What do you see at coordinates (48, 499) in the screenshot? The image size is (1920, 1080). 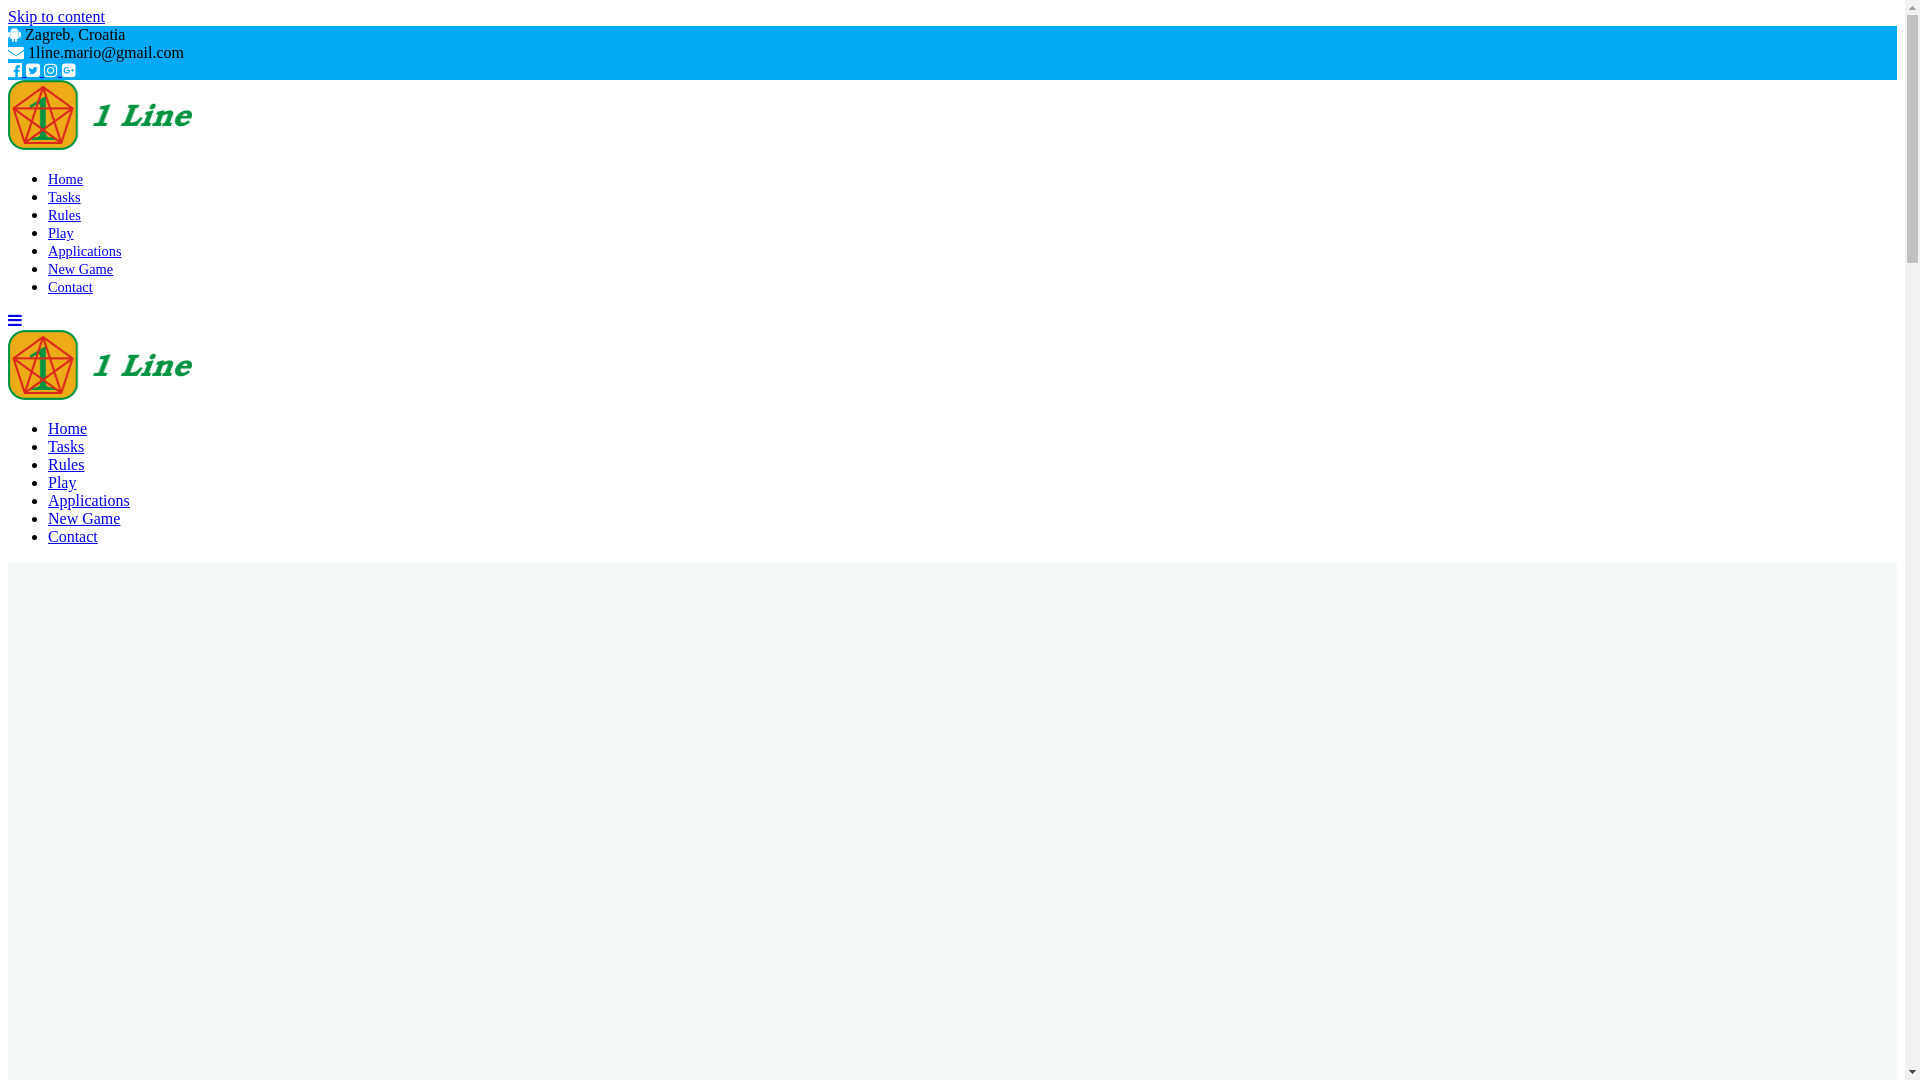 I see `'Applications'` at bounding box center [48, 499].